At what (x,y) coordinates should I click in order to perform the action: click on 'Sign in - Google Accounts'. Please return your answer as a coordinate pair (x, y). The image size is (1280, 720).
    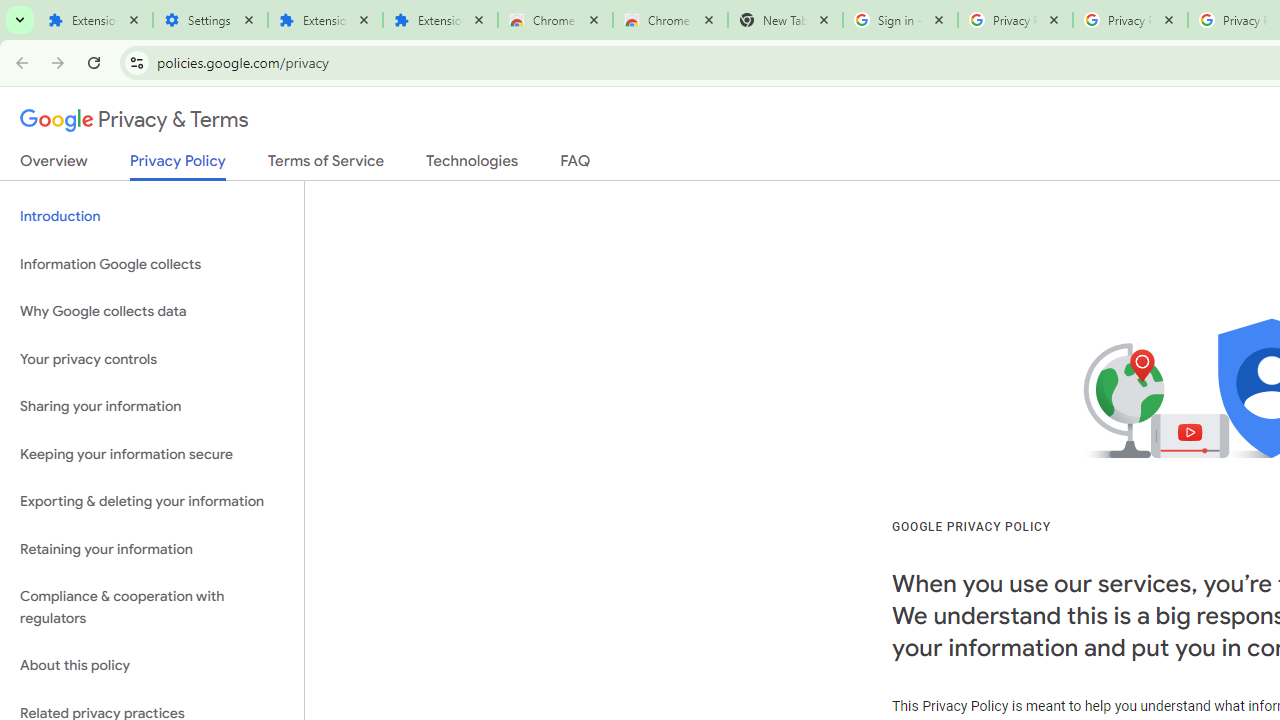
    Looking at the image, I should click on (899, 20).